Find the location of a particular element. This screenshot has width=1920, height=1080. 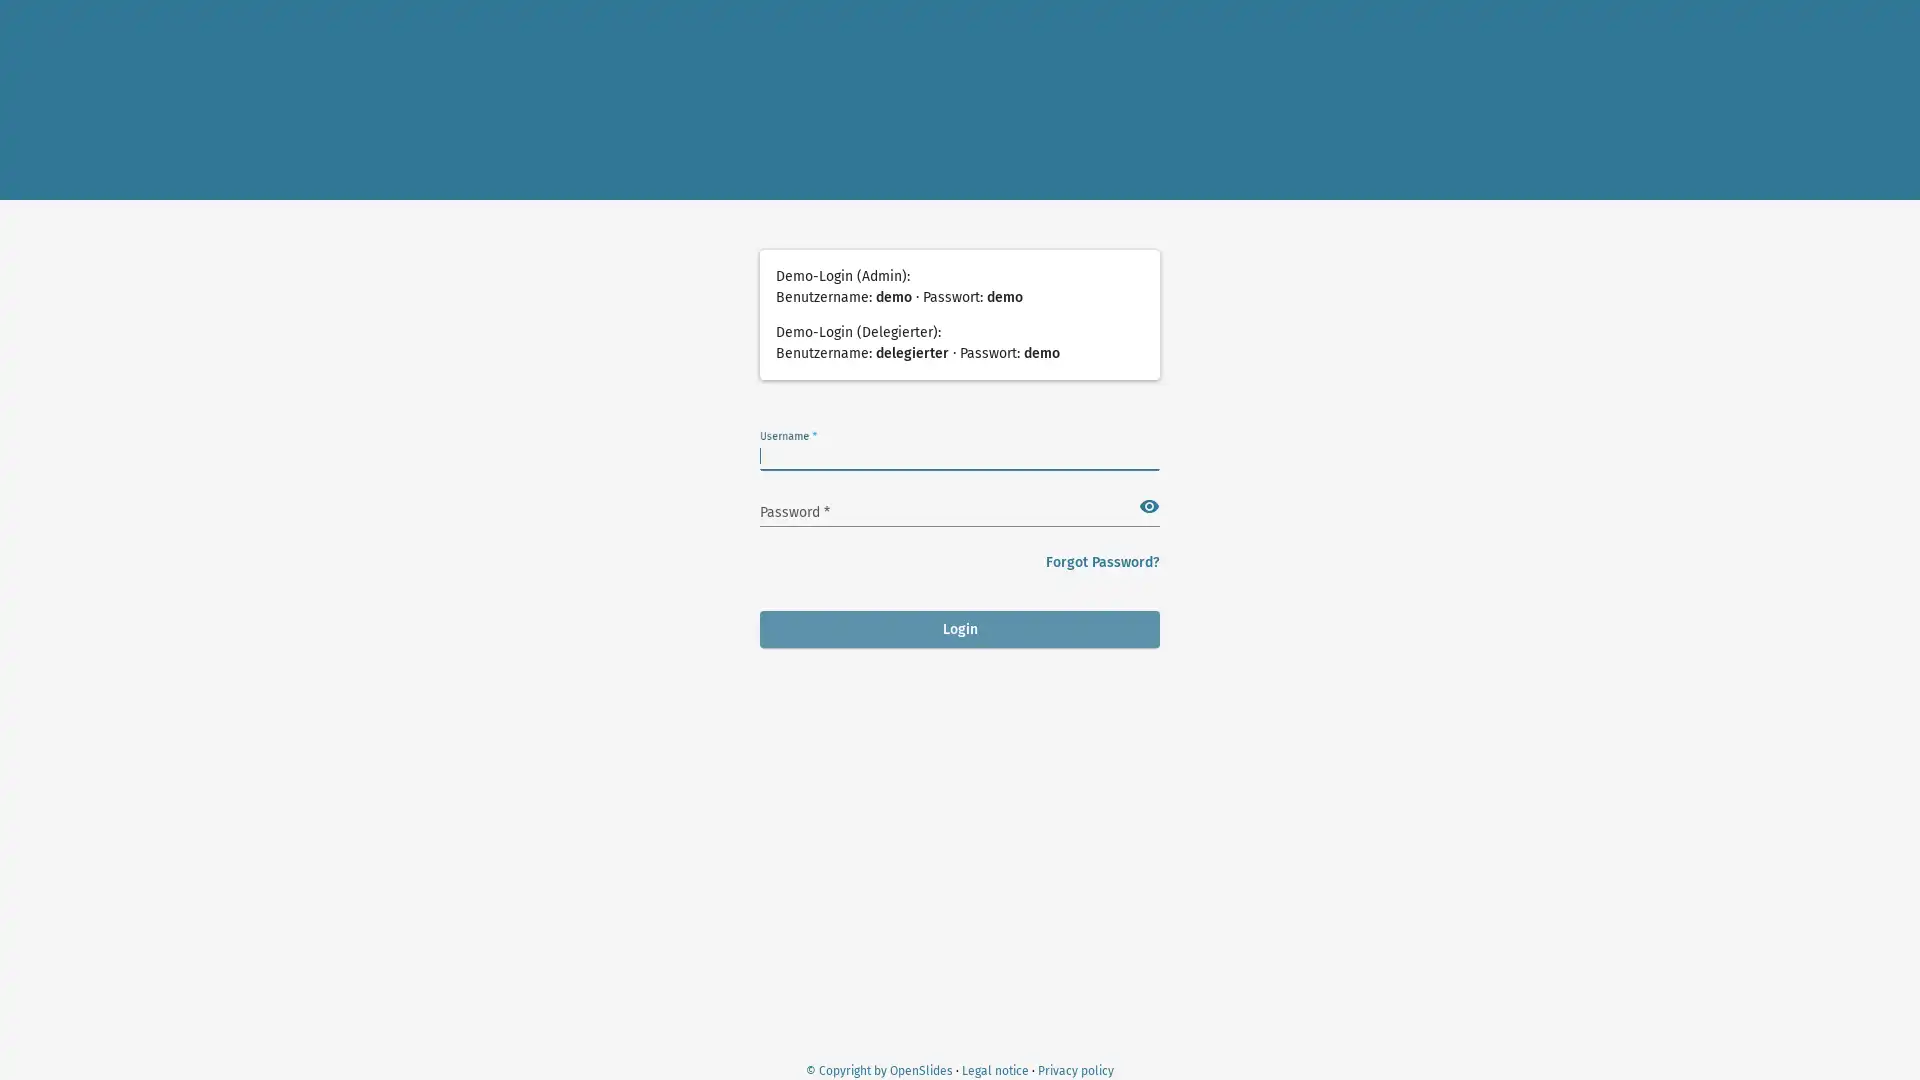

Login is located at coordinates (960, 628).